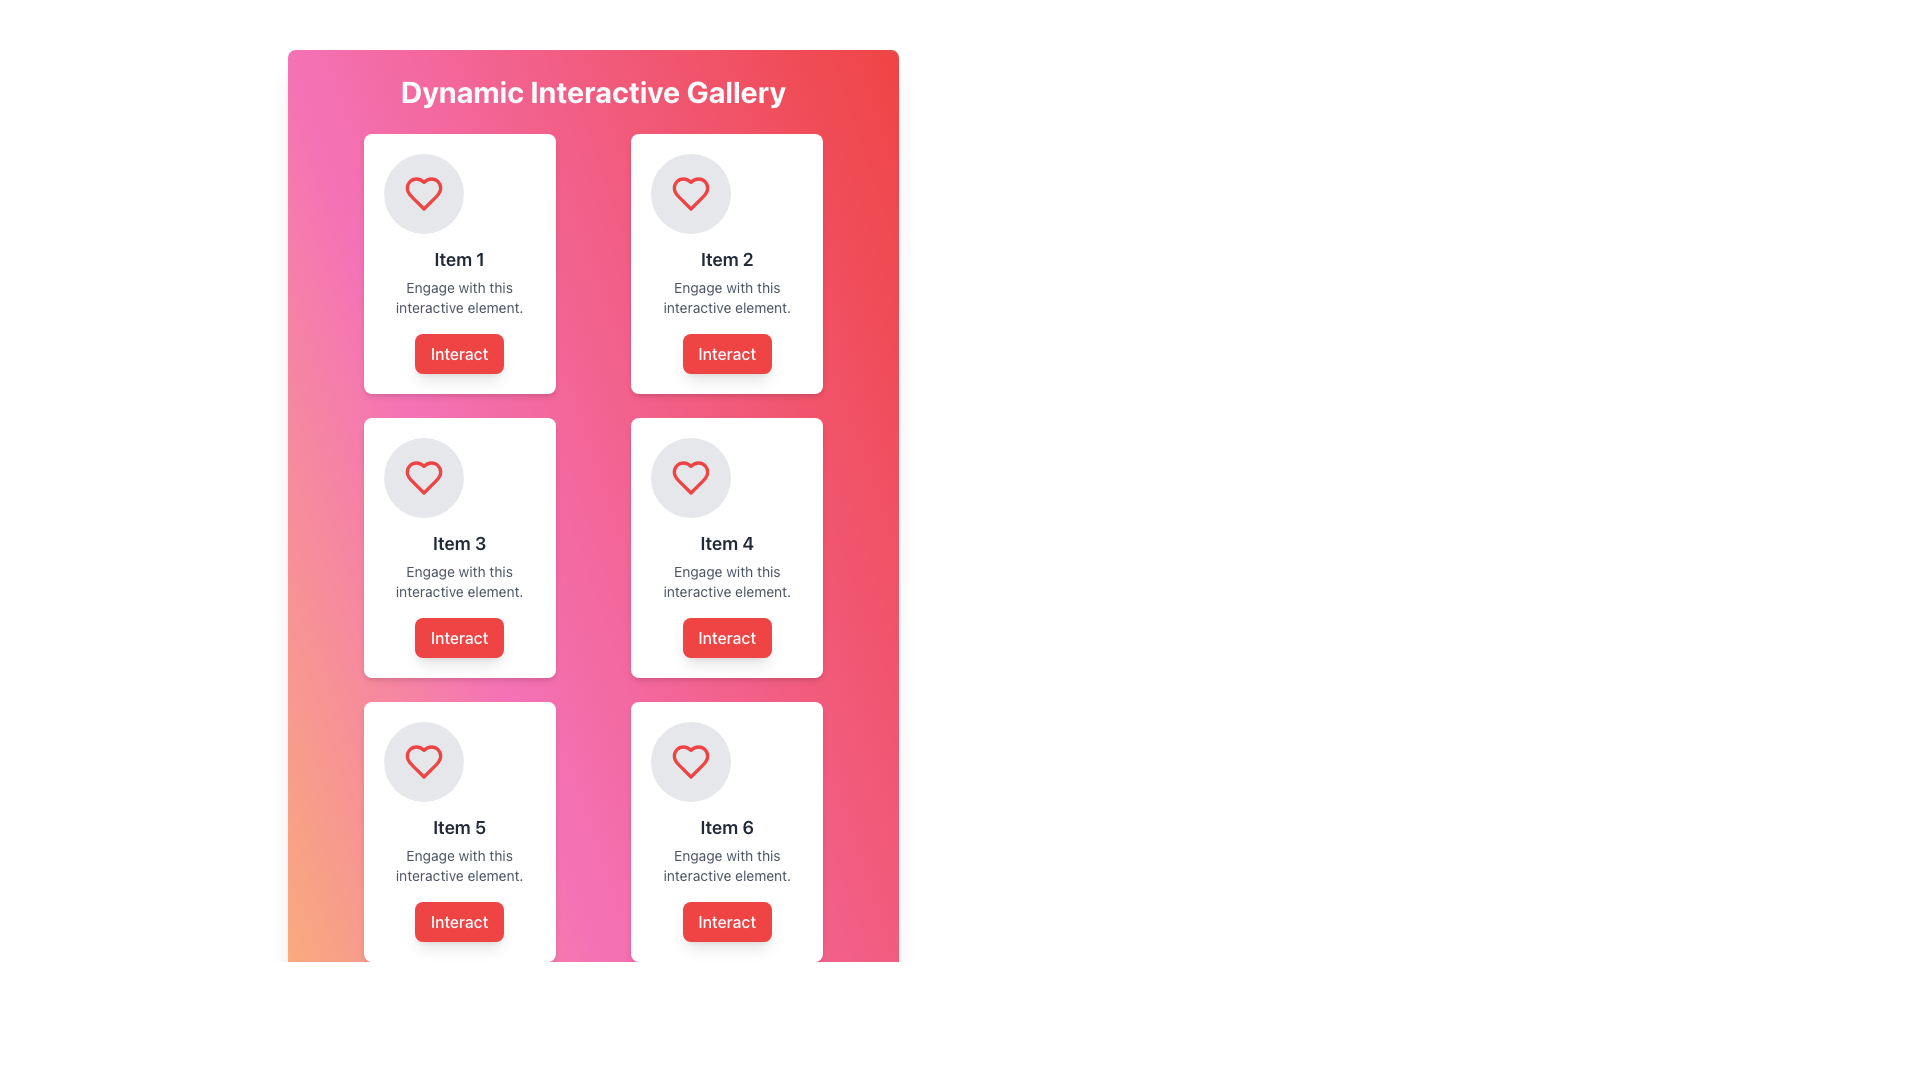 The width and height of the screenshot is (1920, 1080). Describe the element at coordinates (458, 543) in the screenshot. I see `the content of the text label displaying 'Item 3' in large, bold font within the third card of interactive cards` at that location.